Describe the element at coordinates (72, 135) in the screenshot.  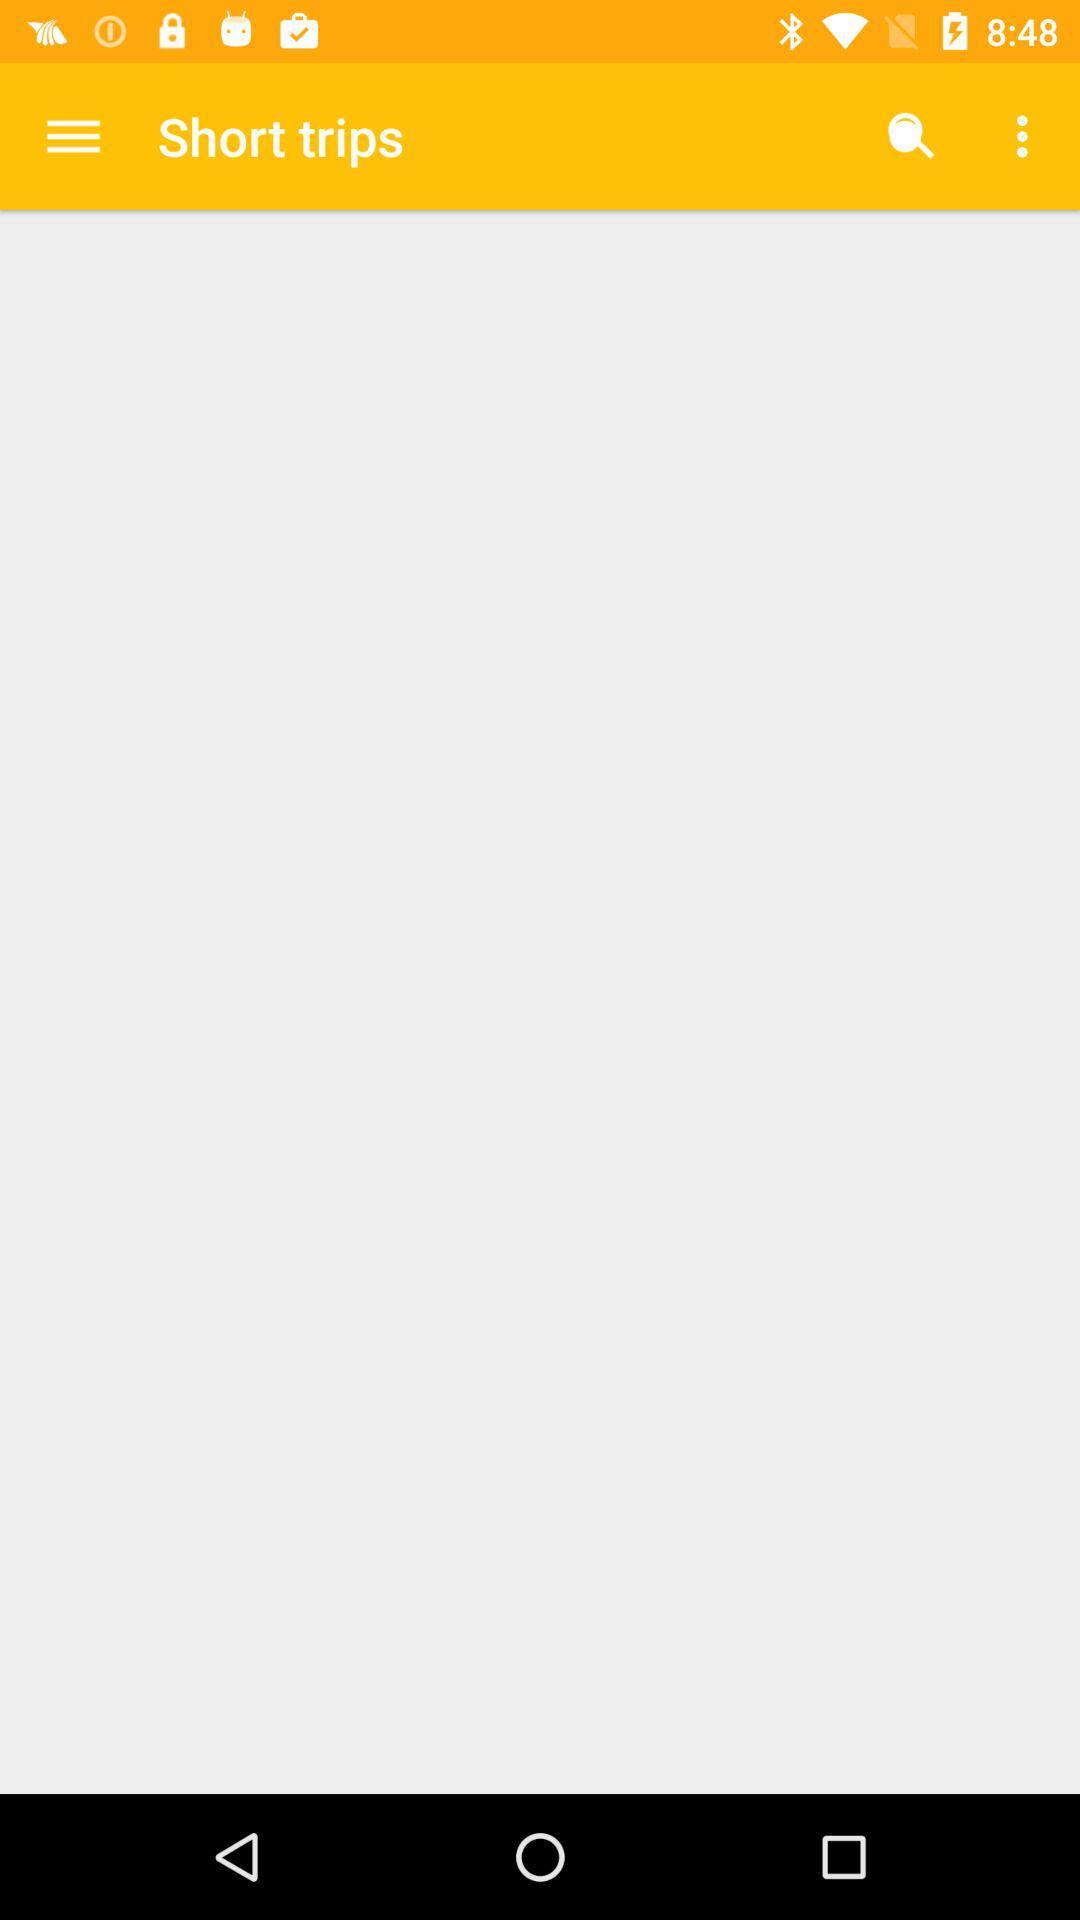
I see `item next to the short trips app` at that location.